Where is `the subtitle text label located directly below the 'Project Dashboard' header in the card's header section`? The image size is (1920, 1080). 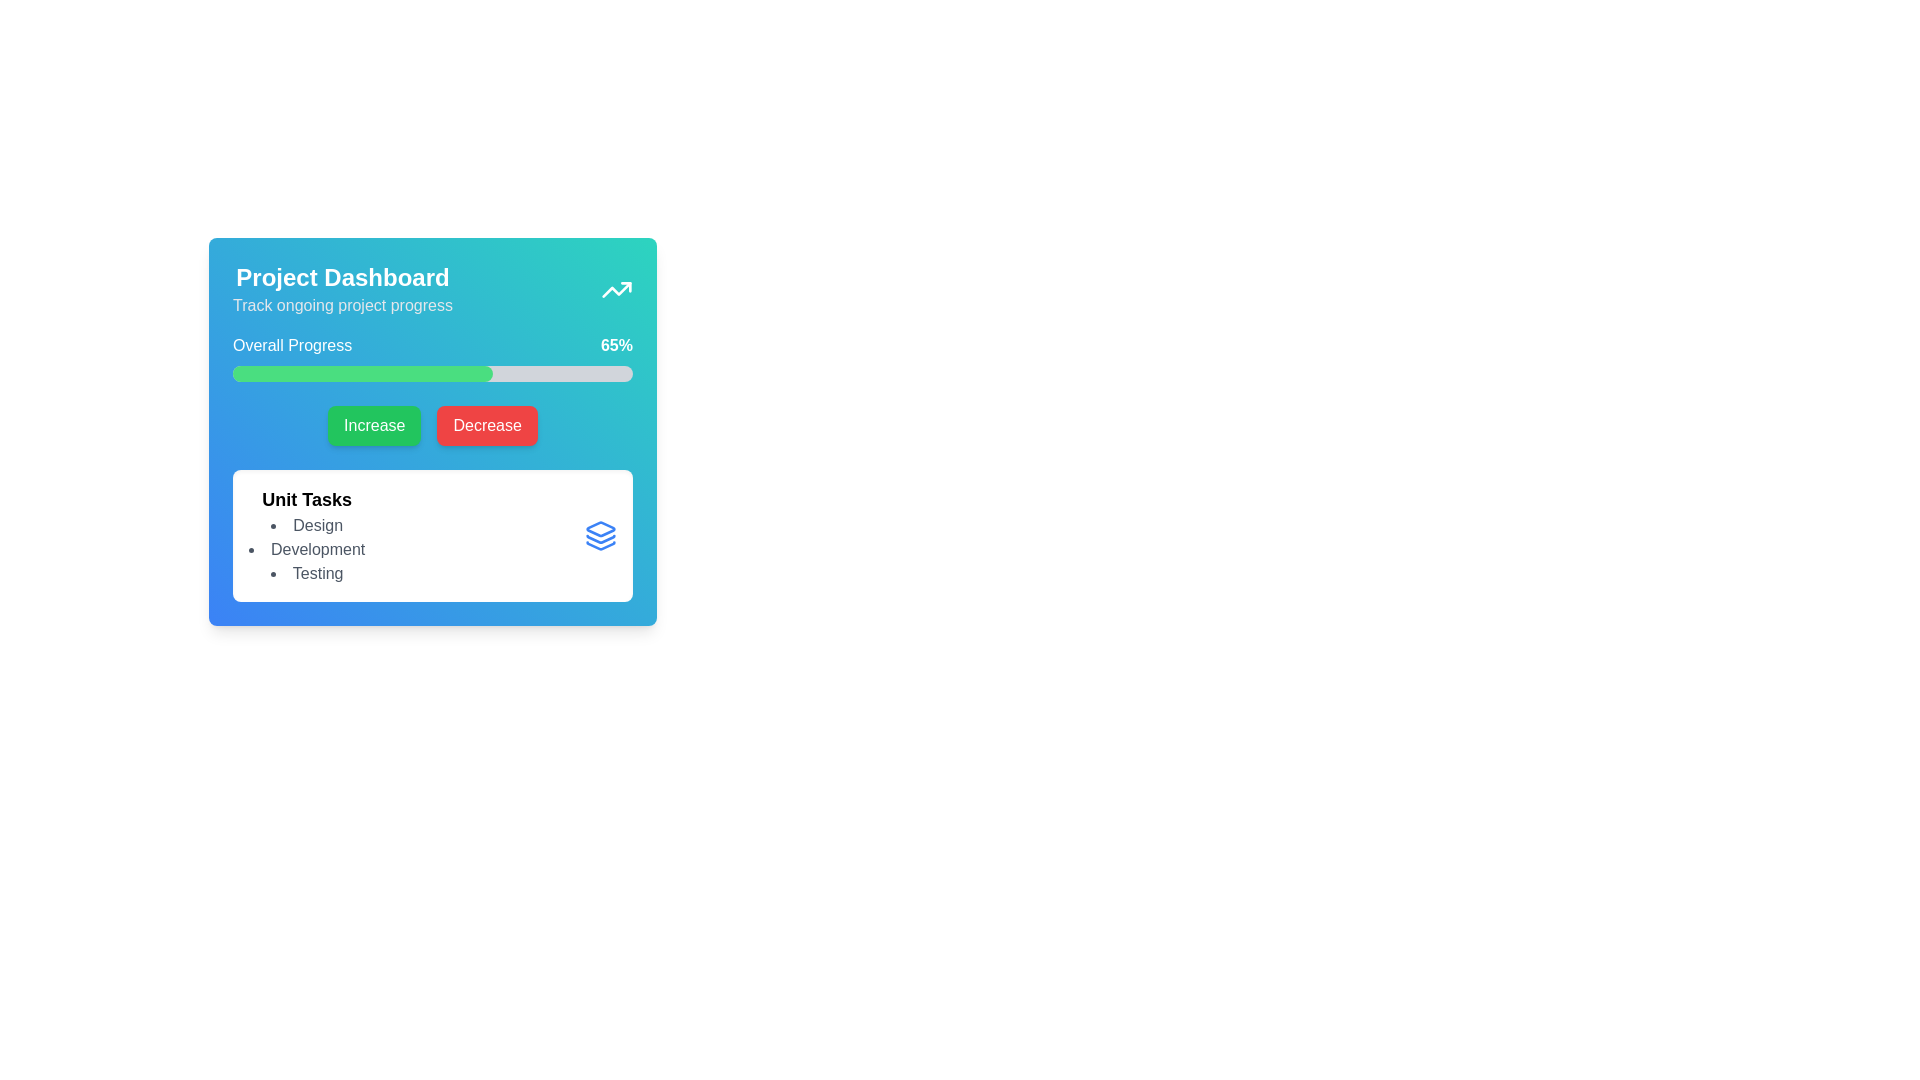
the subtitle text label located directly below the 'Project Dashboard' header in the card's header section is located at coordinates (342, 305).